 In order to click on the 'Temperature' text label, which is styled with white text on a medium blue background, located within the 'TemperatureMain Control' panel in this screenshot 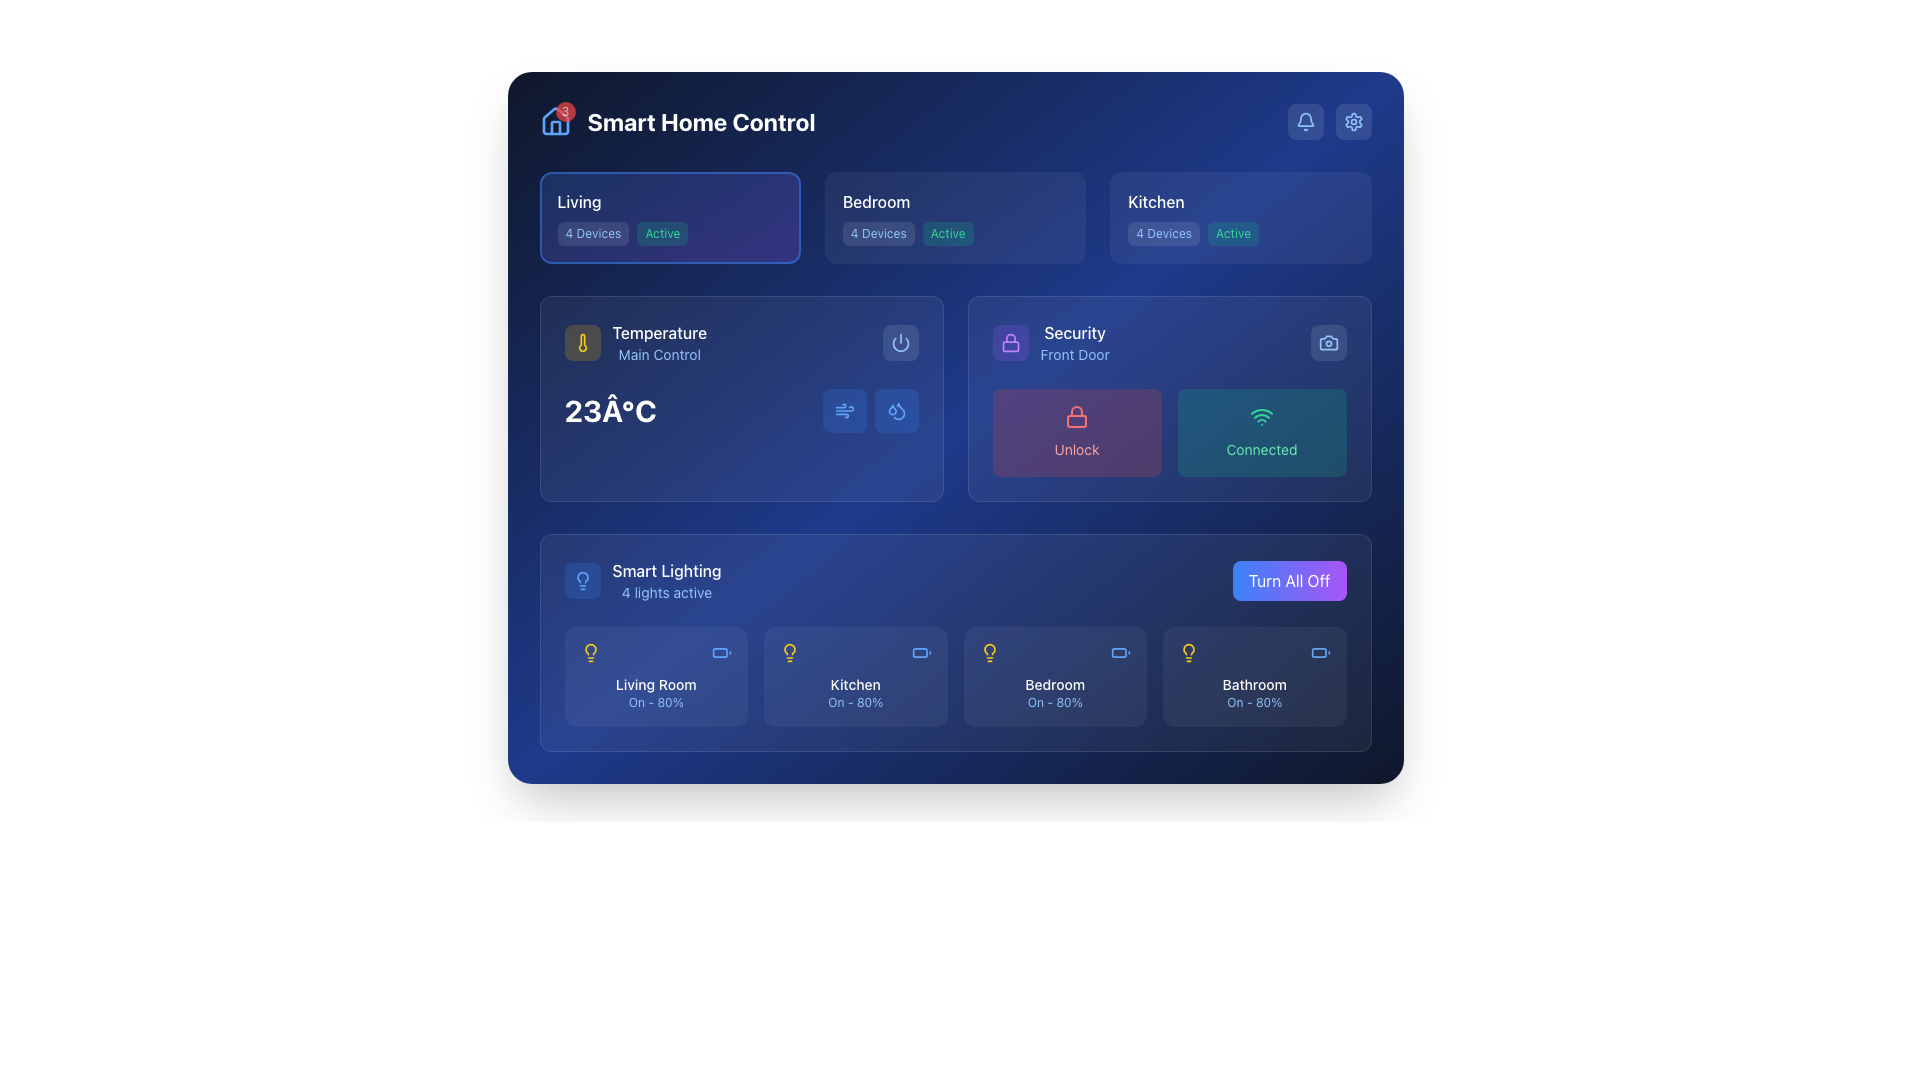, I will do `click(659, 331)`.